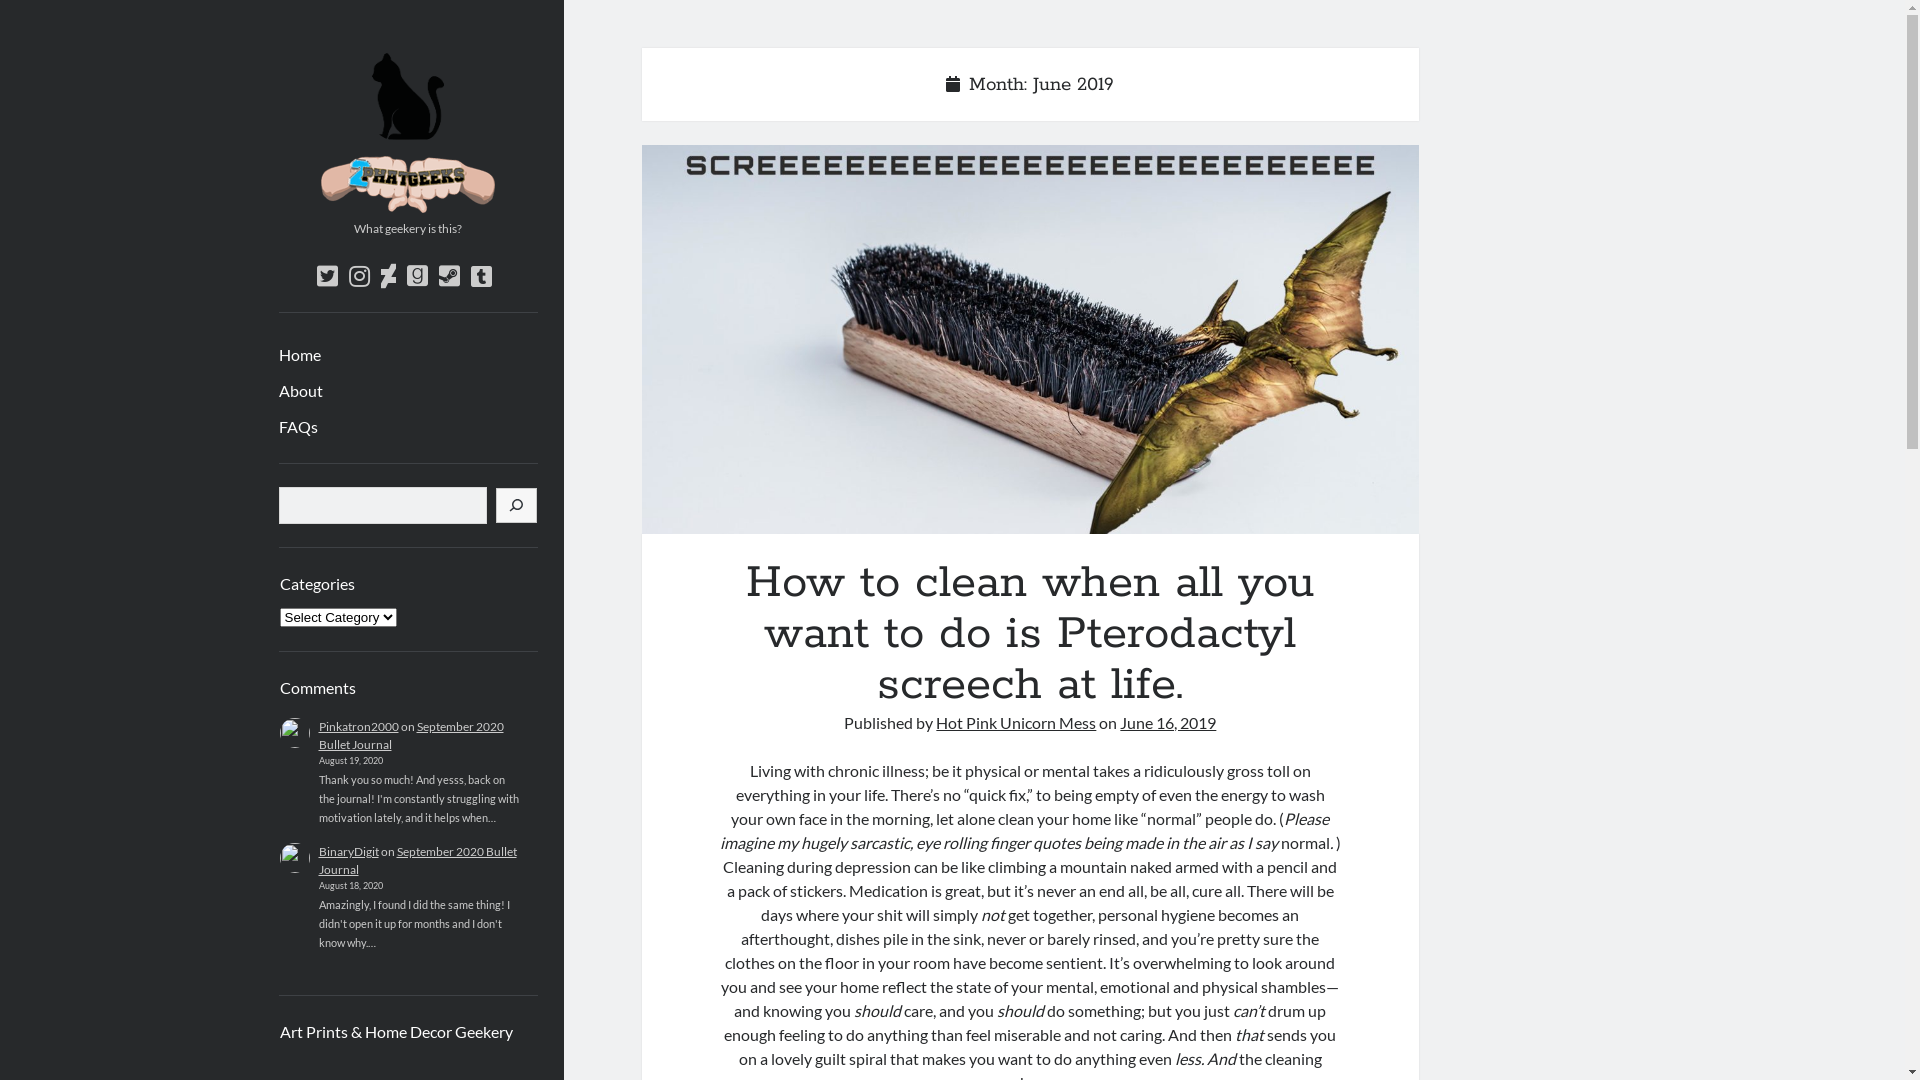 This screenshot has height=1080, width=1920. I want to click on 'tumblr', so click(480, 276).